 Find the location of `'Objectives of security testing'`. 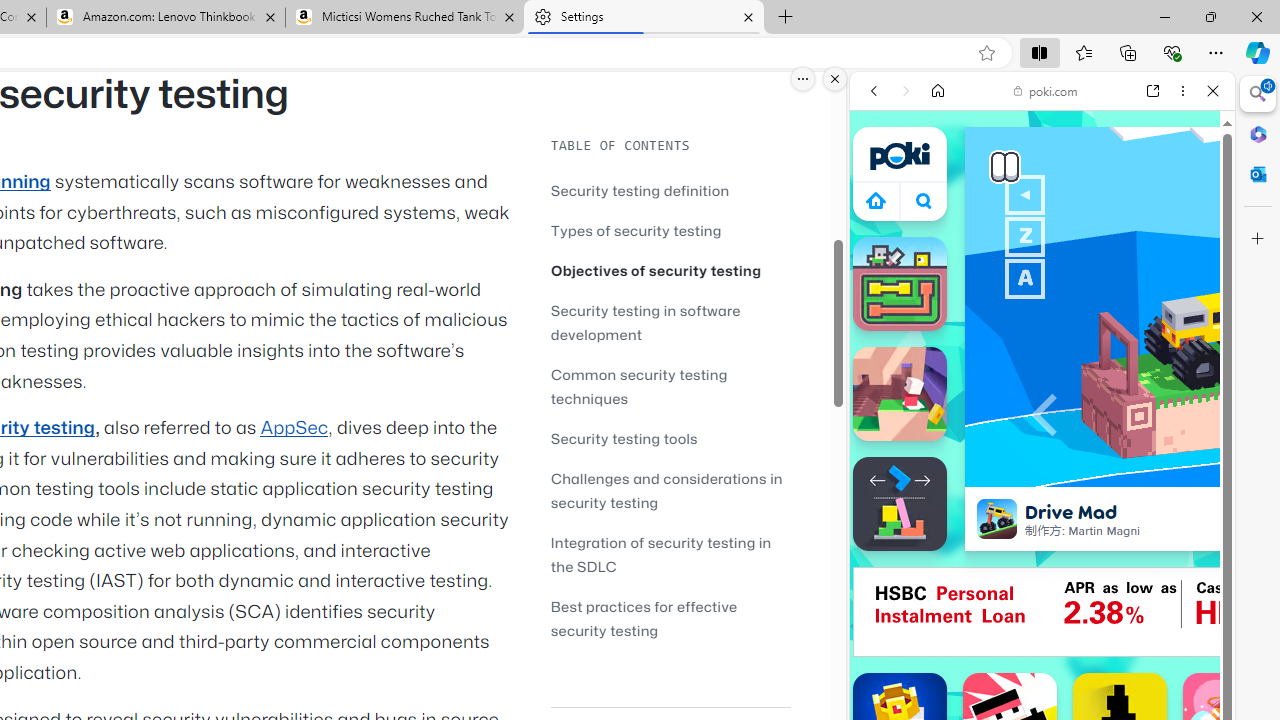

'Objectives of security testing' is located at coordinates (656, 270).